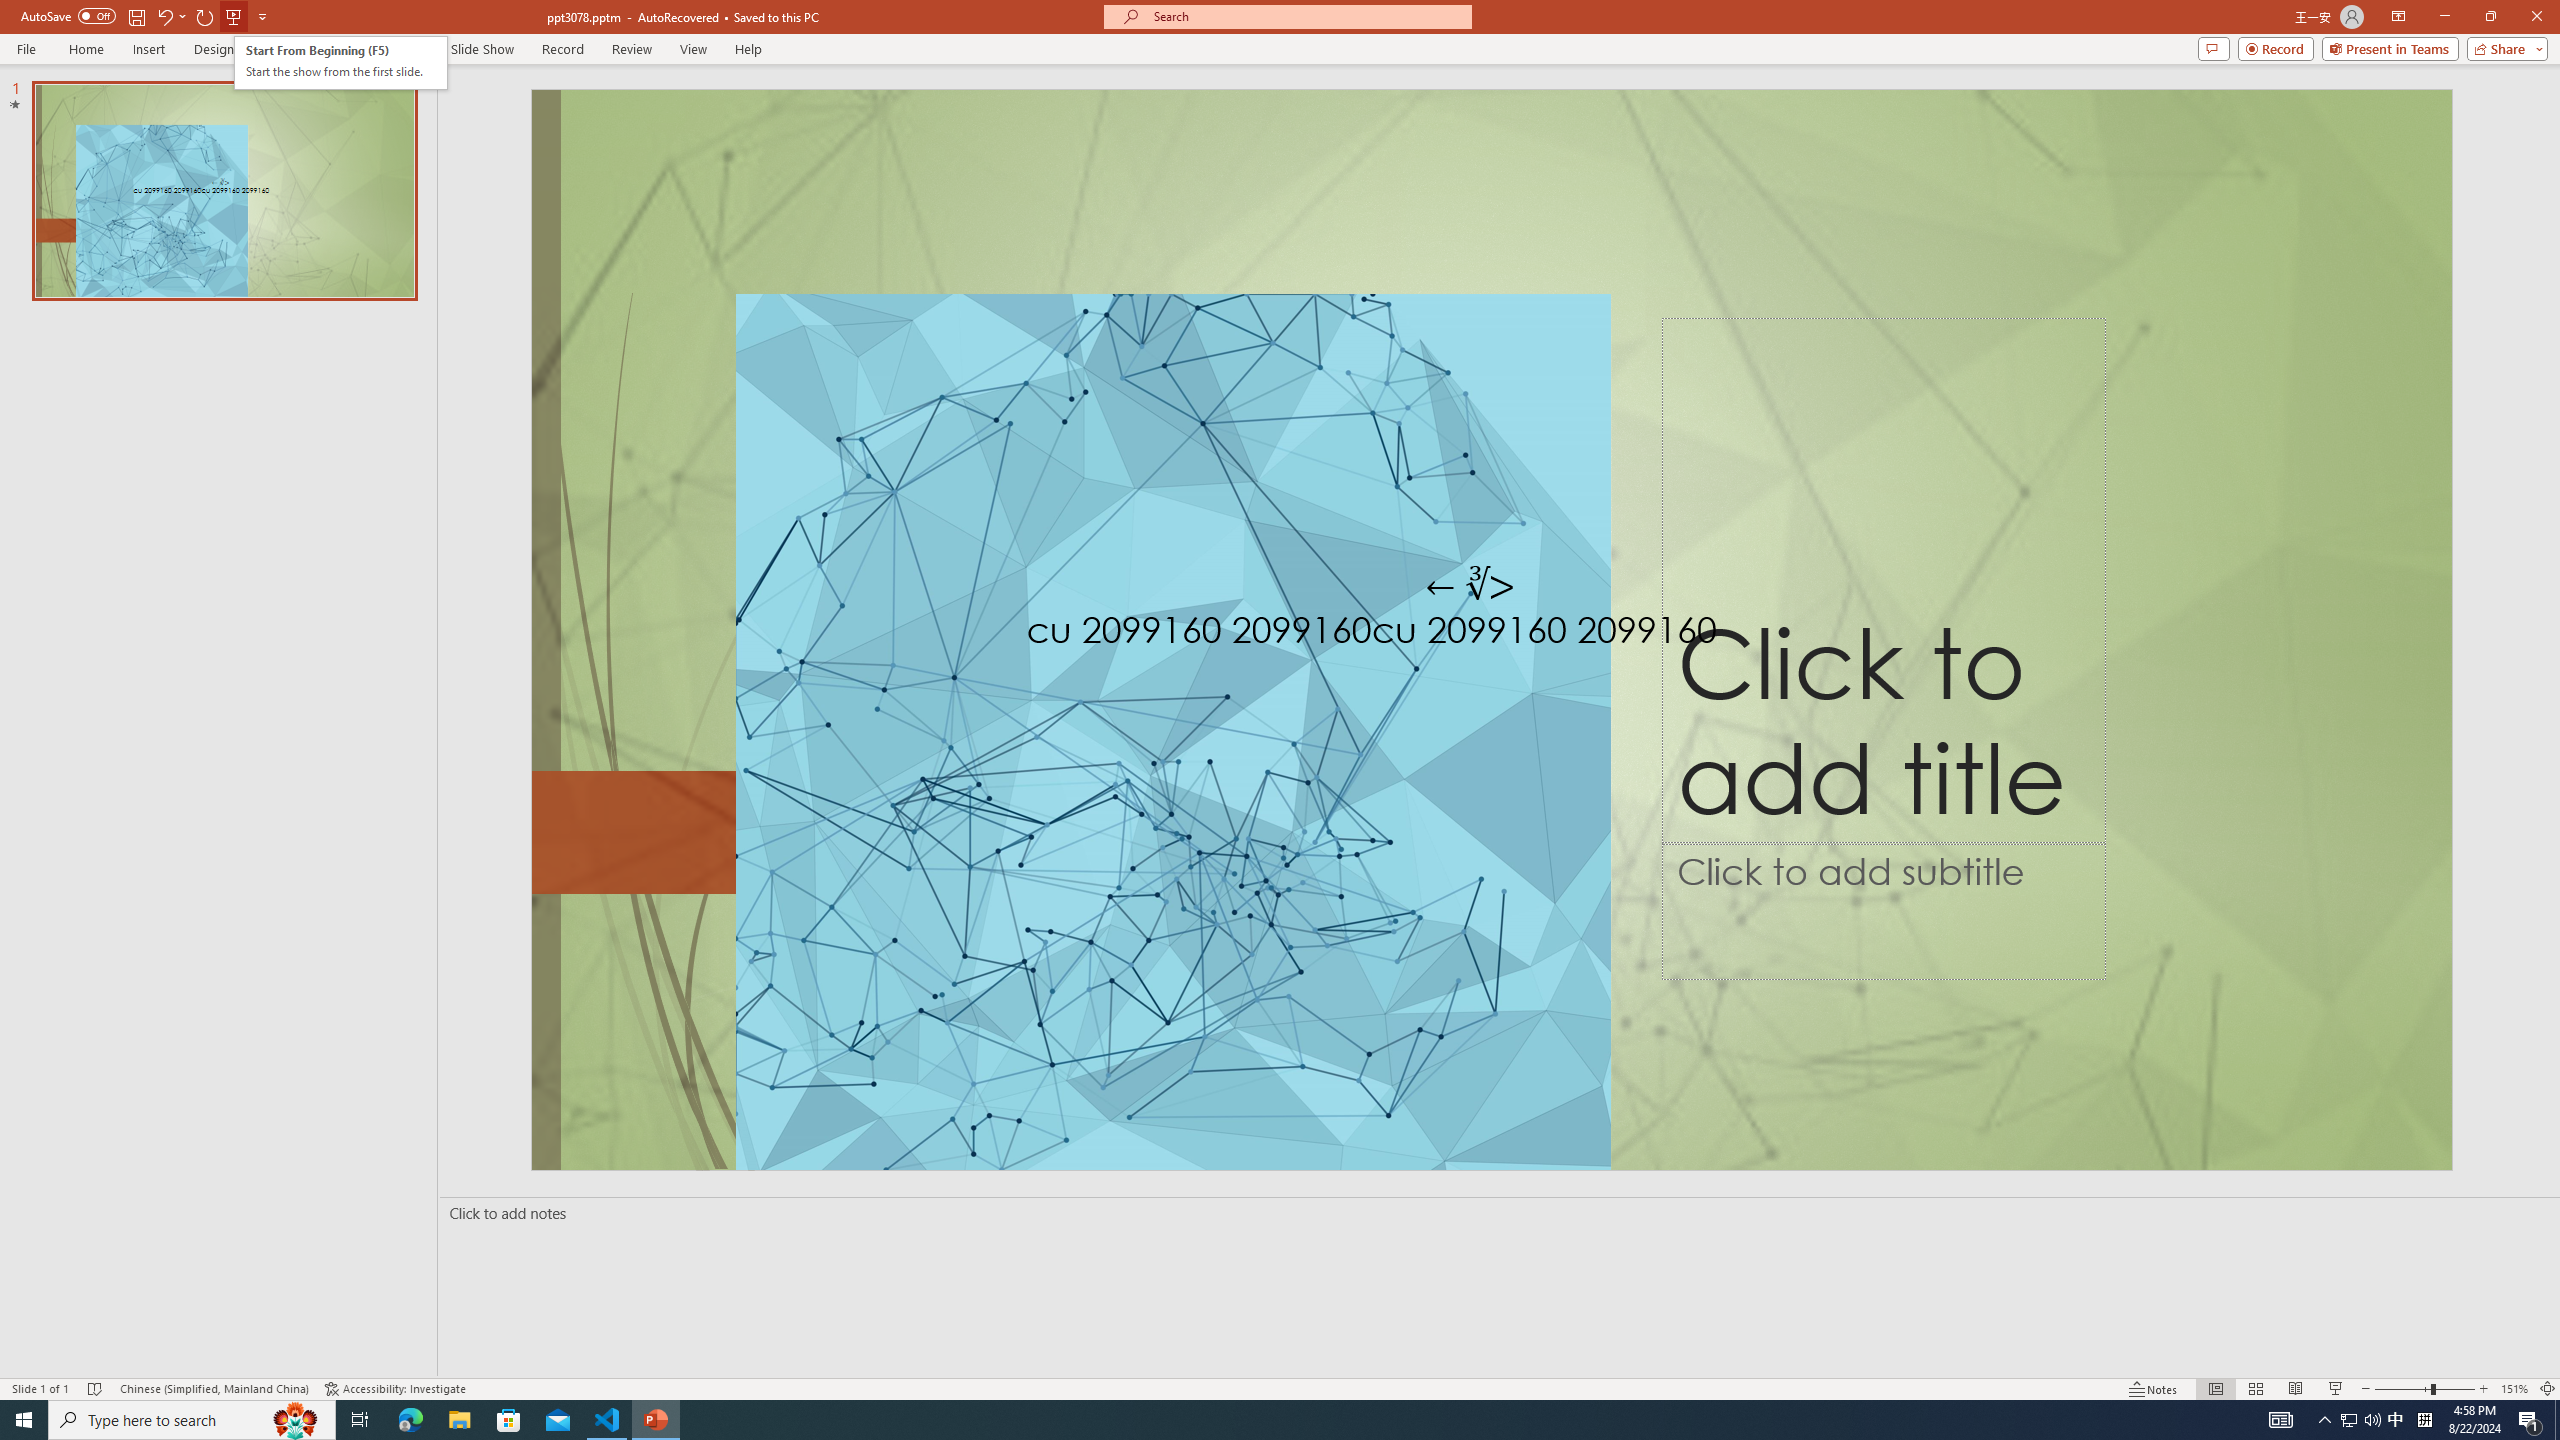 The width and height of the screenshot is (2560, 1440). I want to click on 'Zoom 151%', so click(2515, 1389).